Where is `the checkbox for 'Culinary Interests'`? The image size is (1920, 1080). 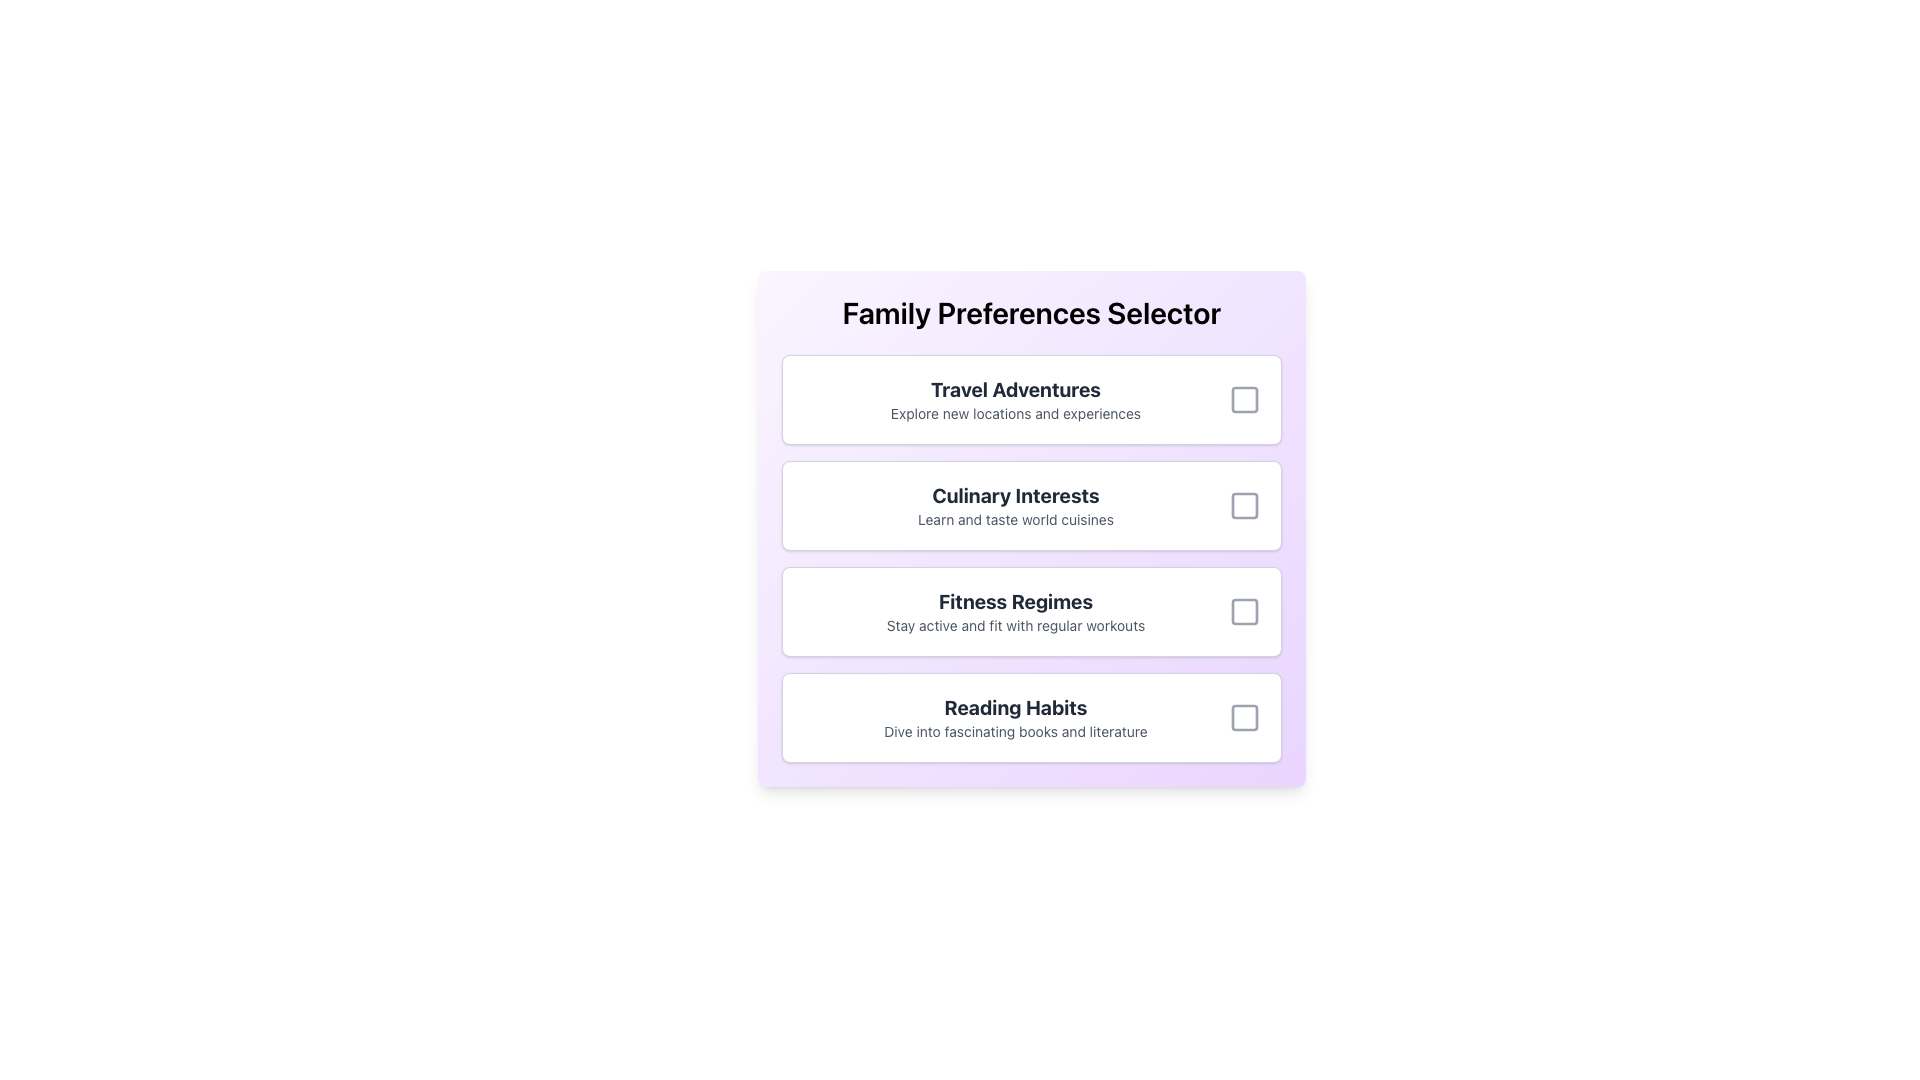 the checkbox for 'Culinary Interests' is located at coordinates (1243, 504).